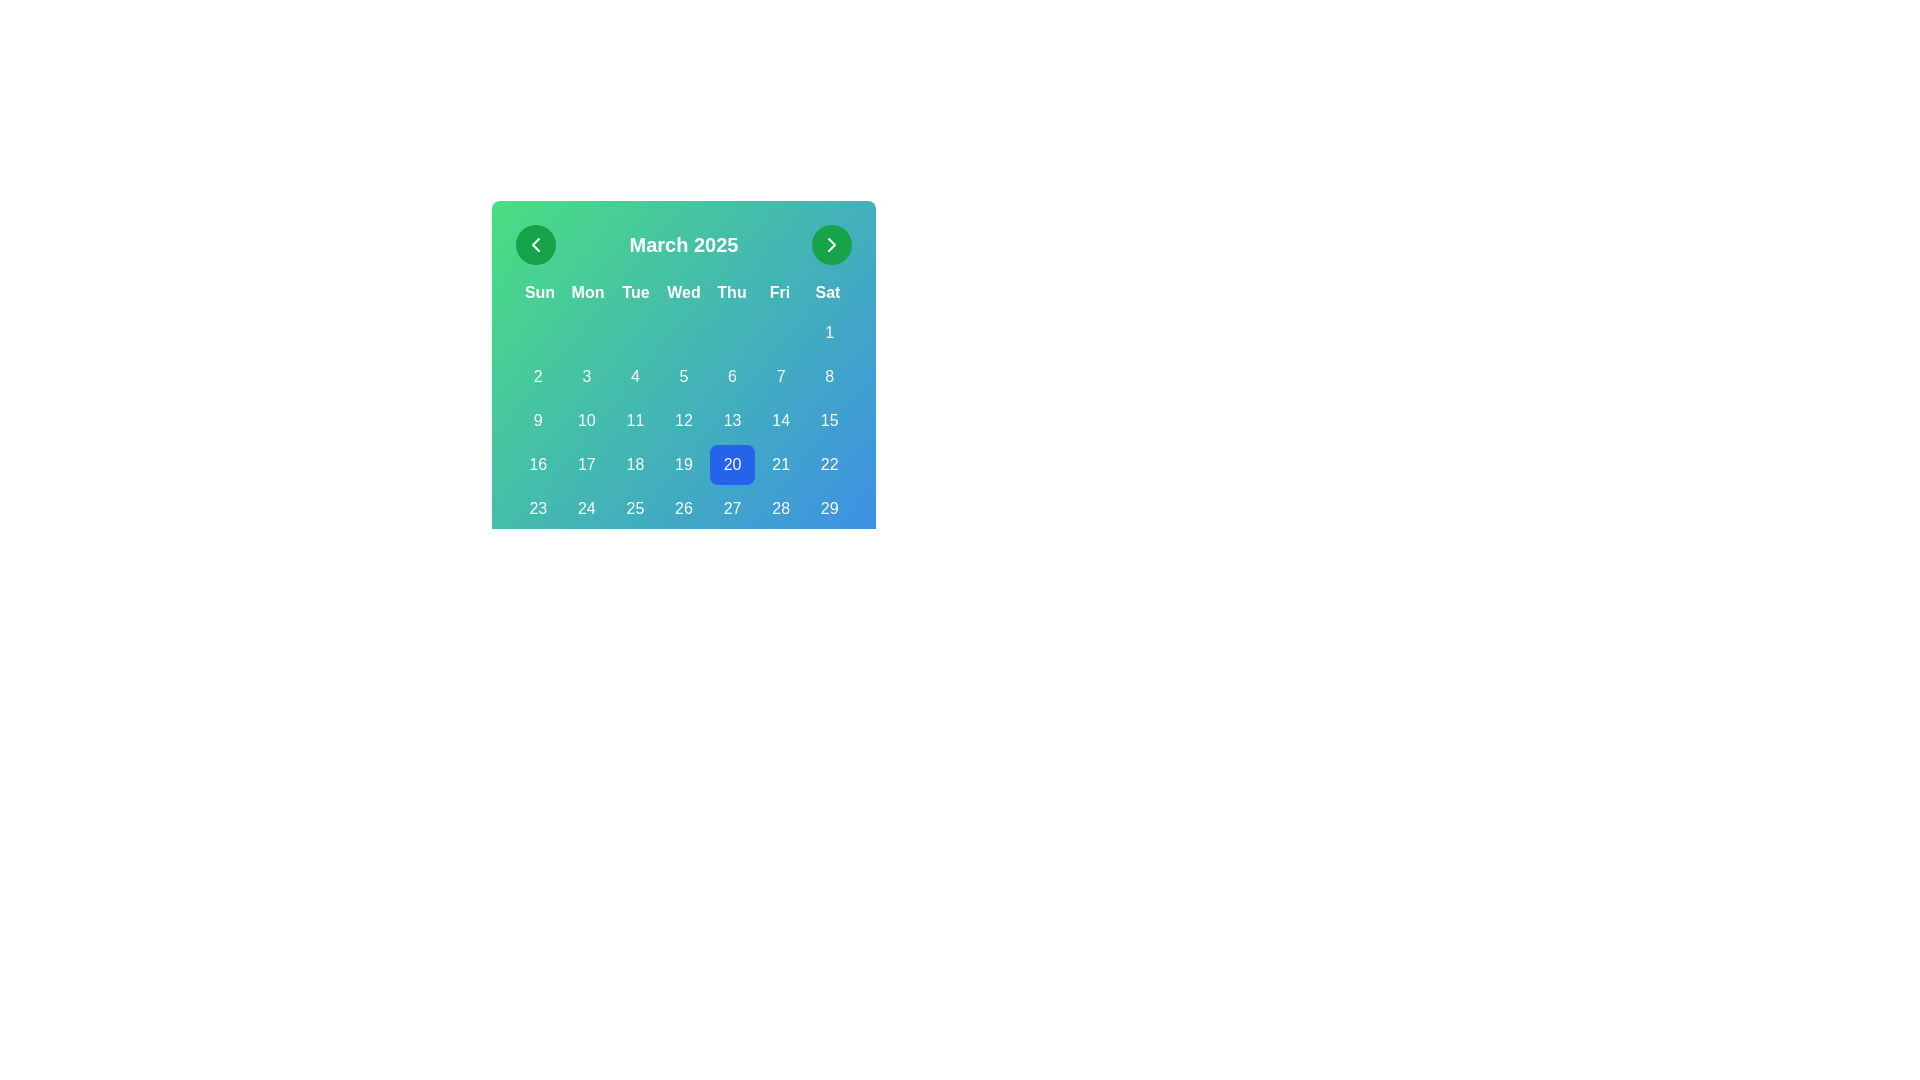 The image size is (1920, 1080). I want to click on the rectangular button with rounded corners and a turquoise background that displays the numeral '3' in bold white font, located, so click(585, 377).